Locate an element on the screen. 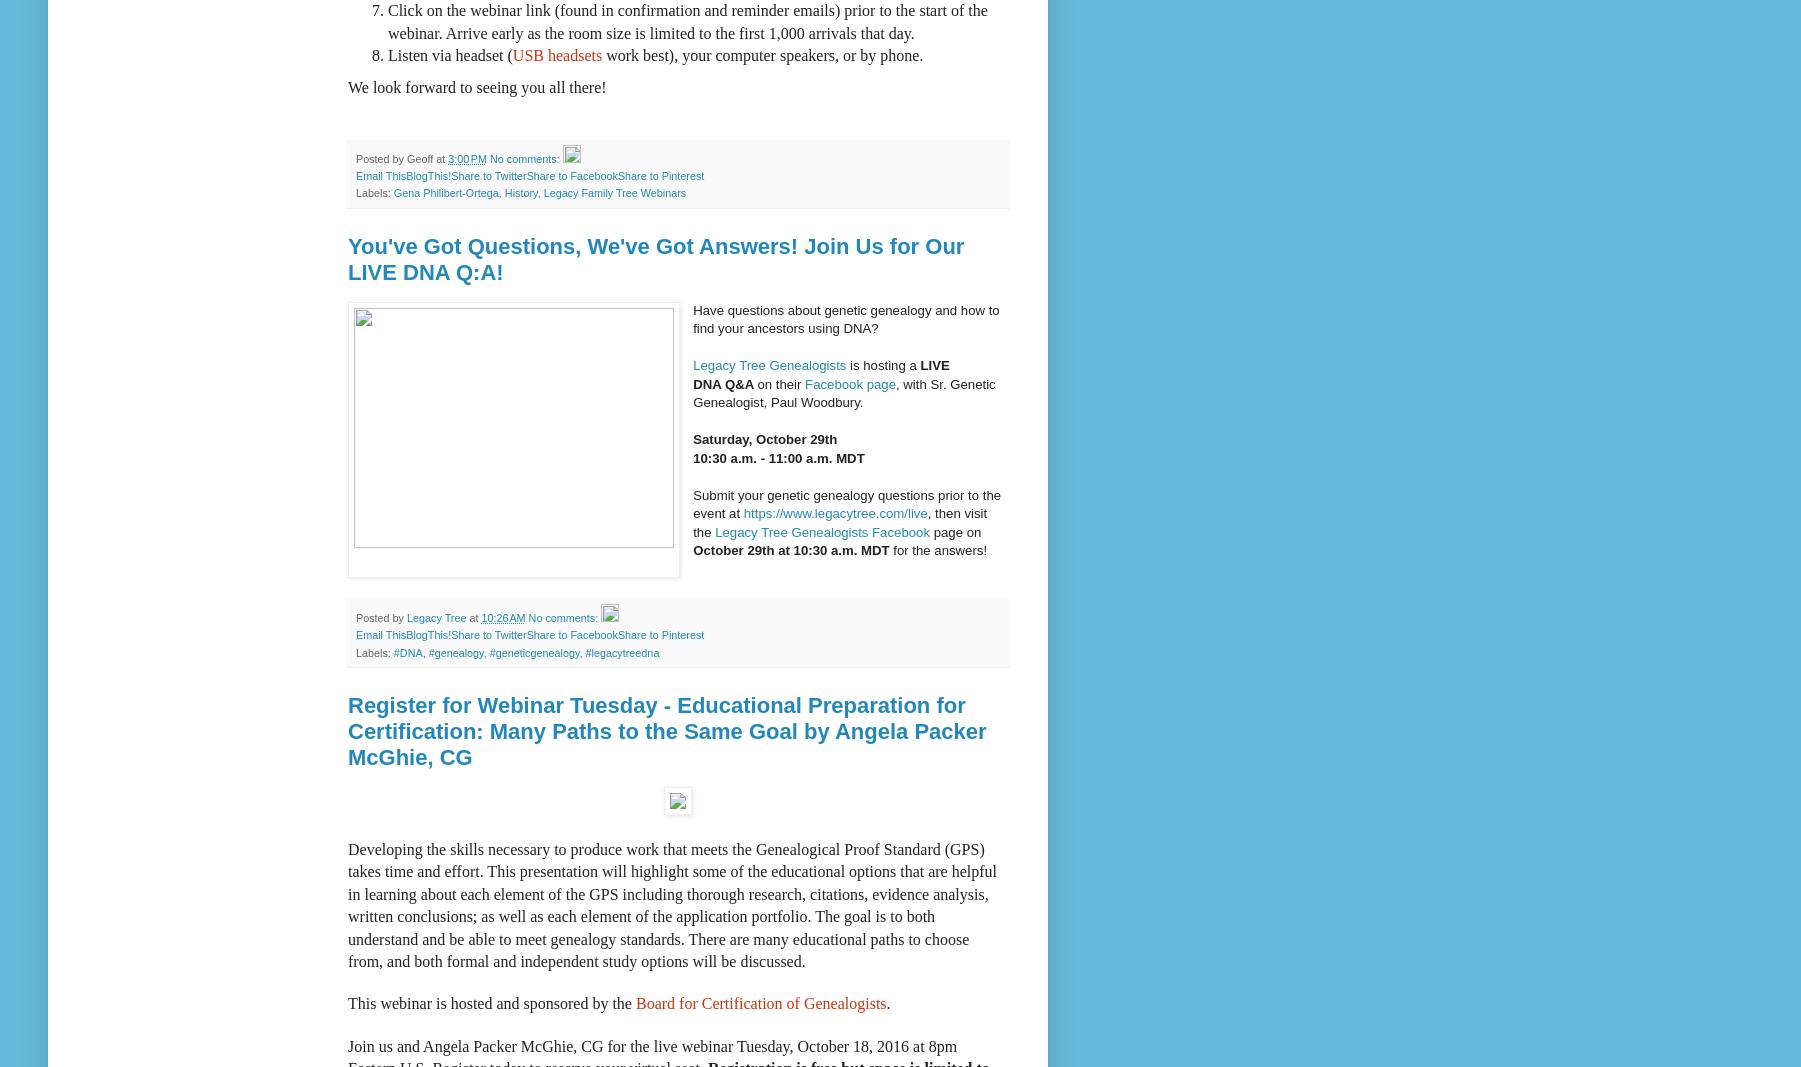 This screenshot has height=1067, width=1801. 'Legacy Tree' is located at coordinates (406, 617).